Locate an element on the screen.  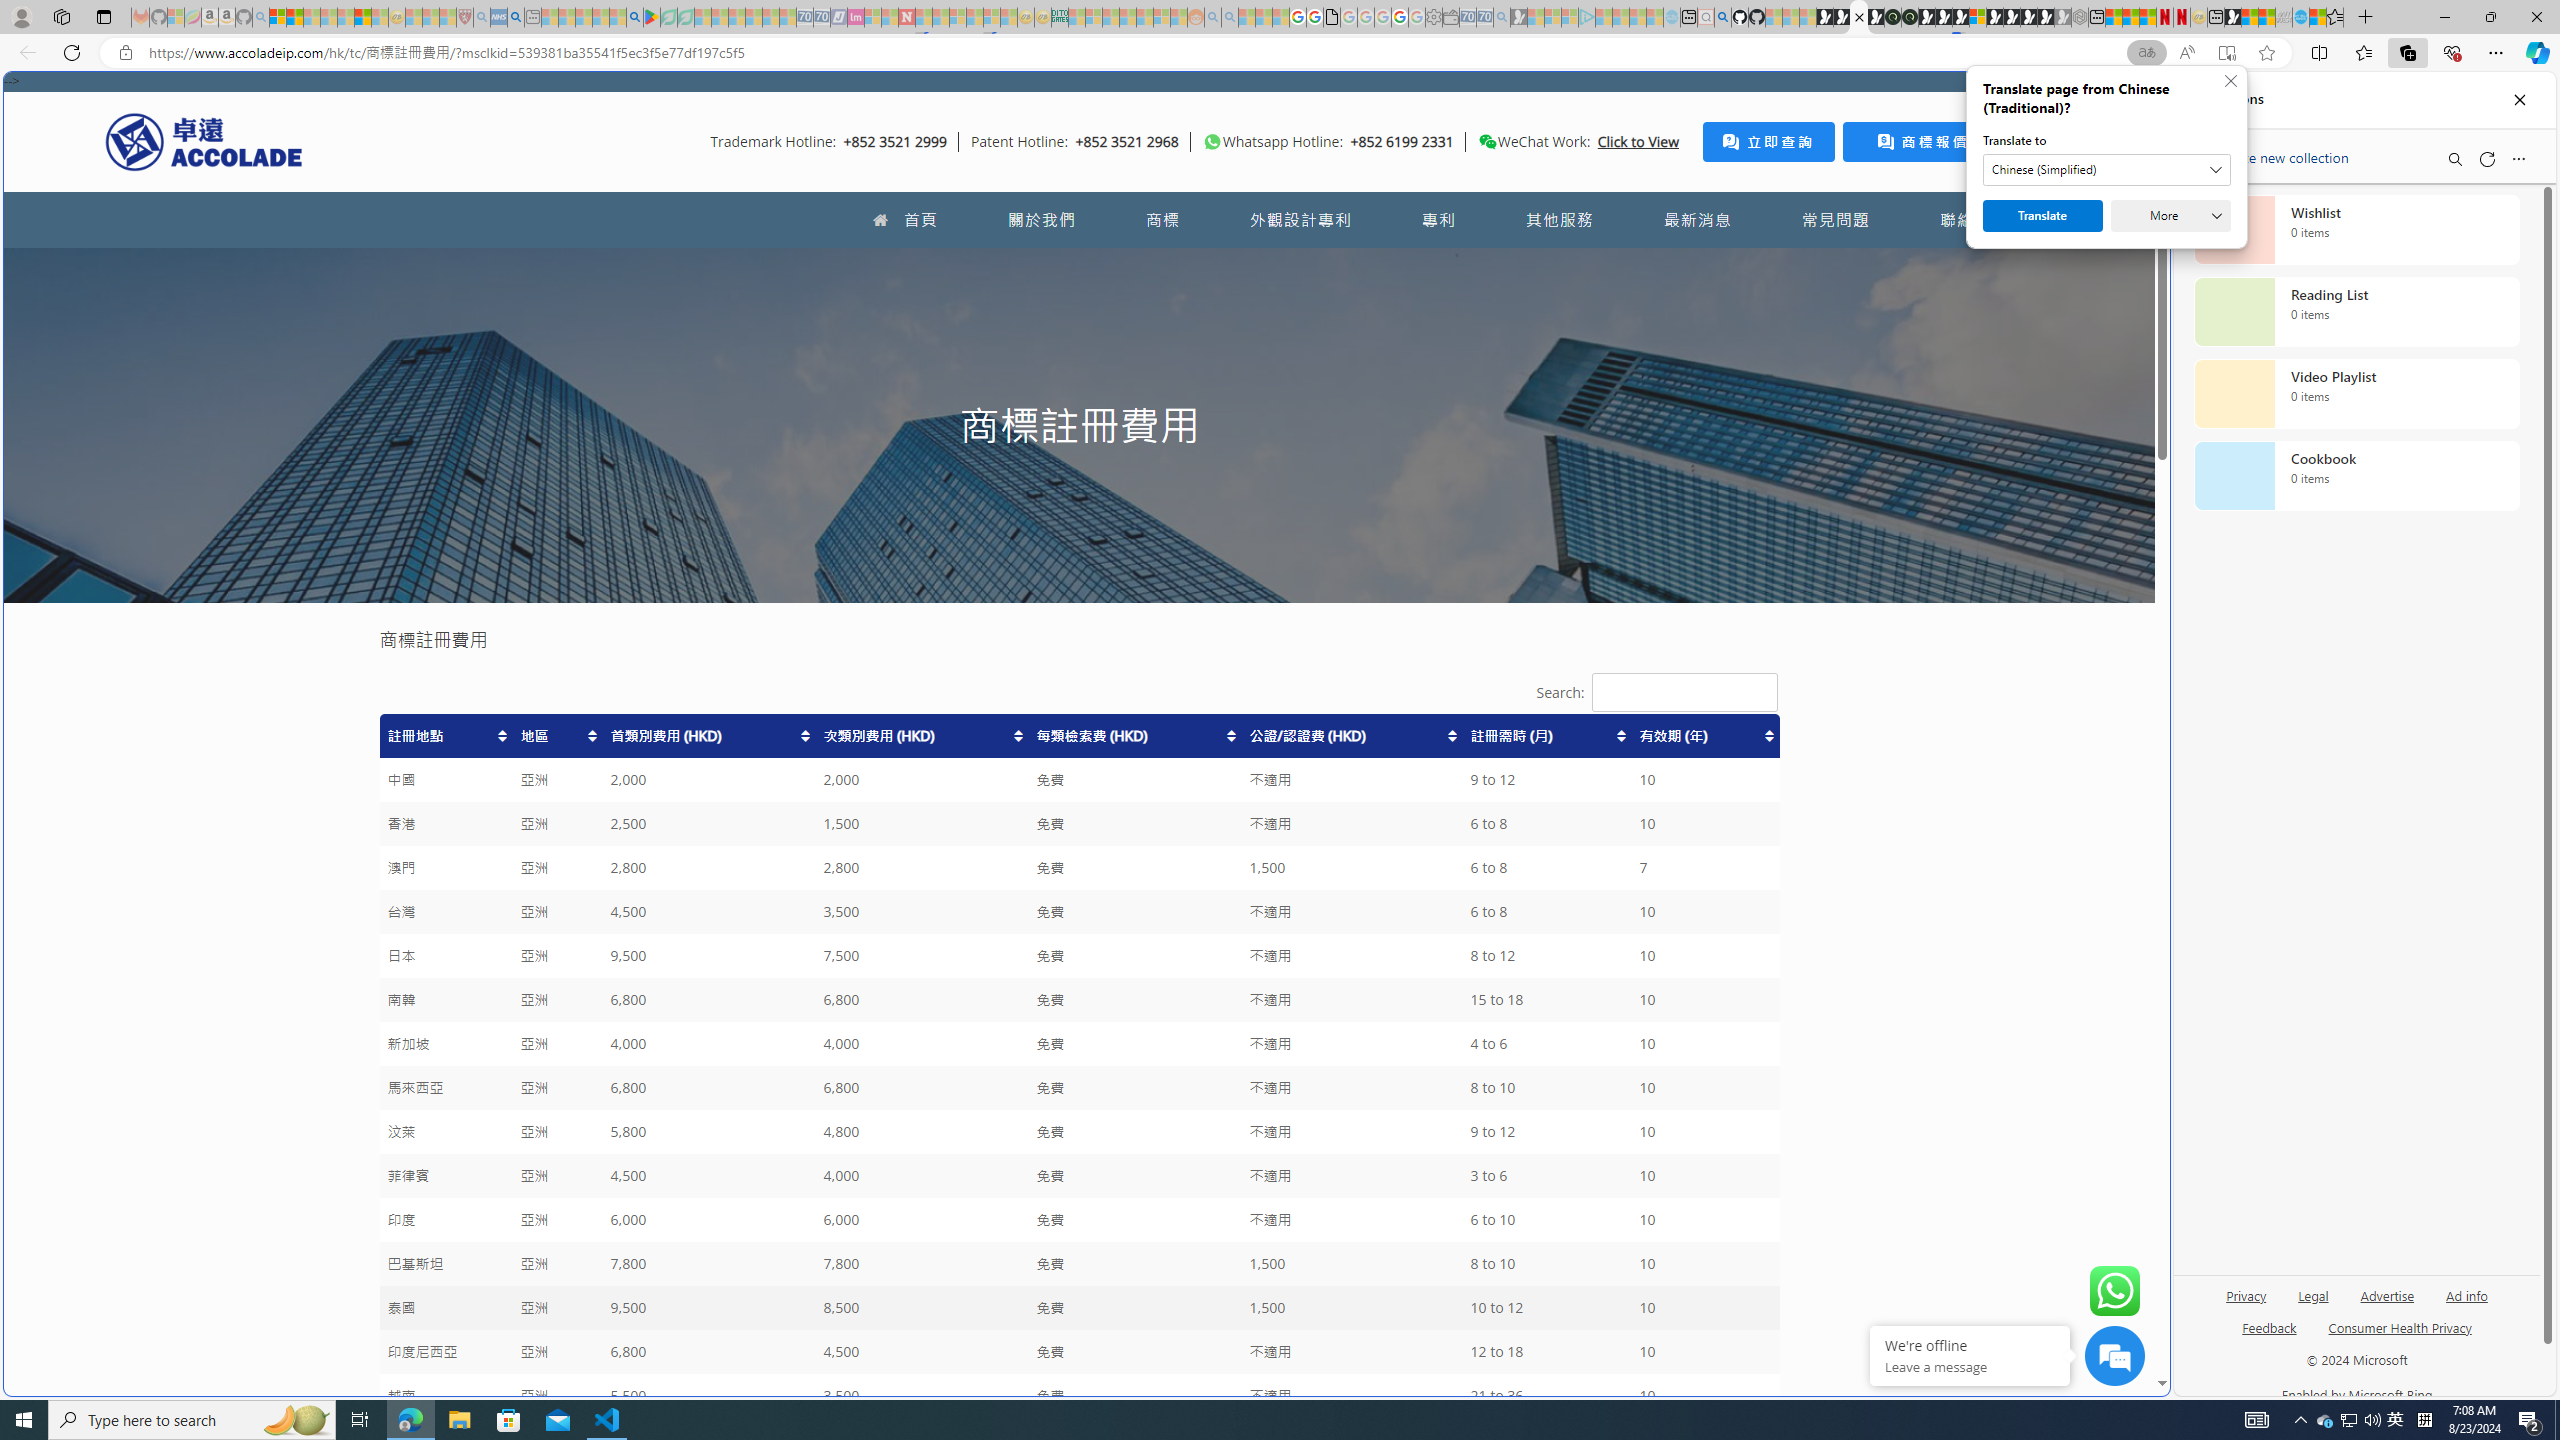
'google_privacy_policy_zh-CN.pdf' is located at coordinates (1332, 16).